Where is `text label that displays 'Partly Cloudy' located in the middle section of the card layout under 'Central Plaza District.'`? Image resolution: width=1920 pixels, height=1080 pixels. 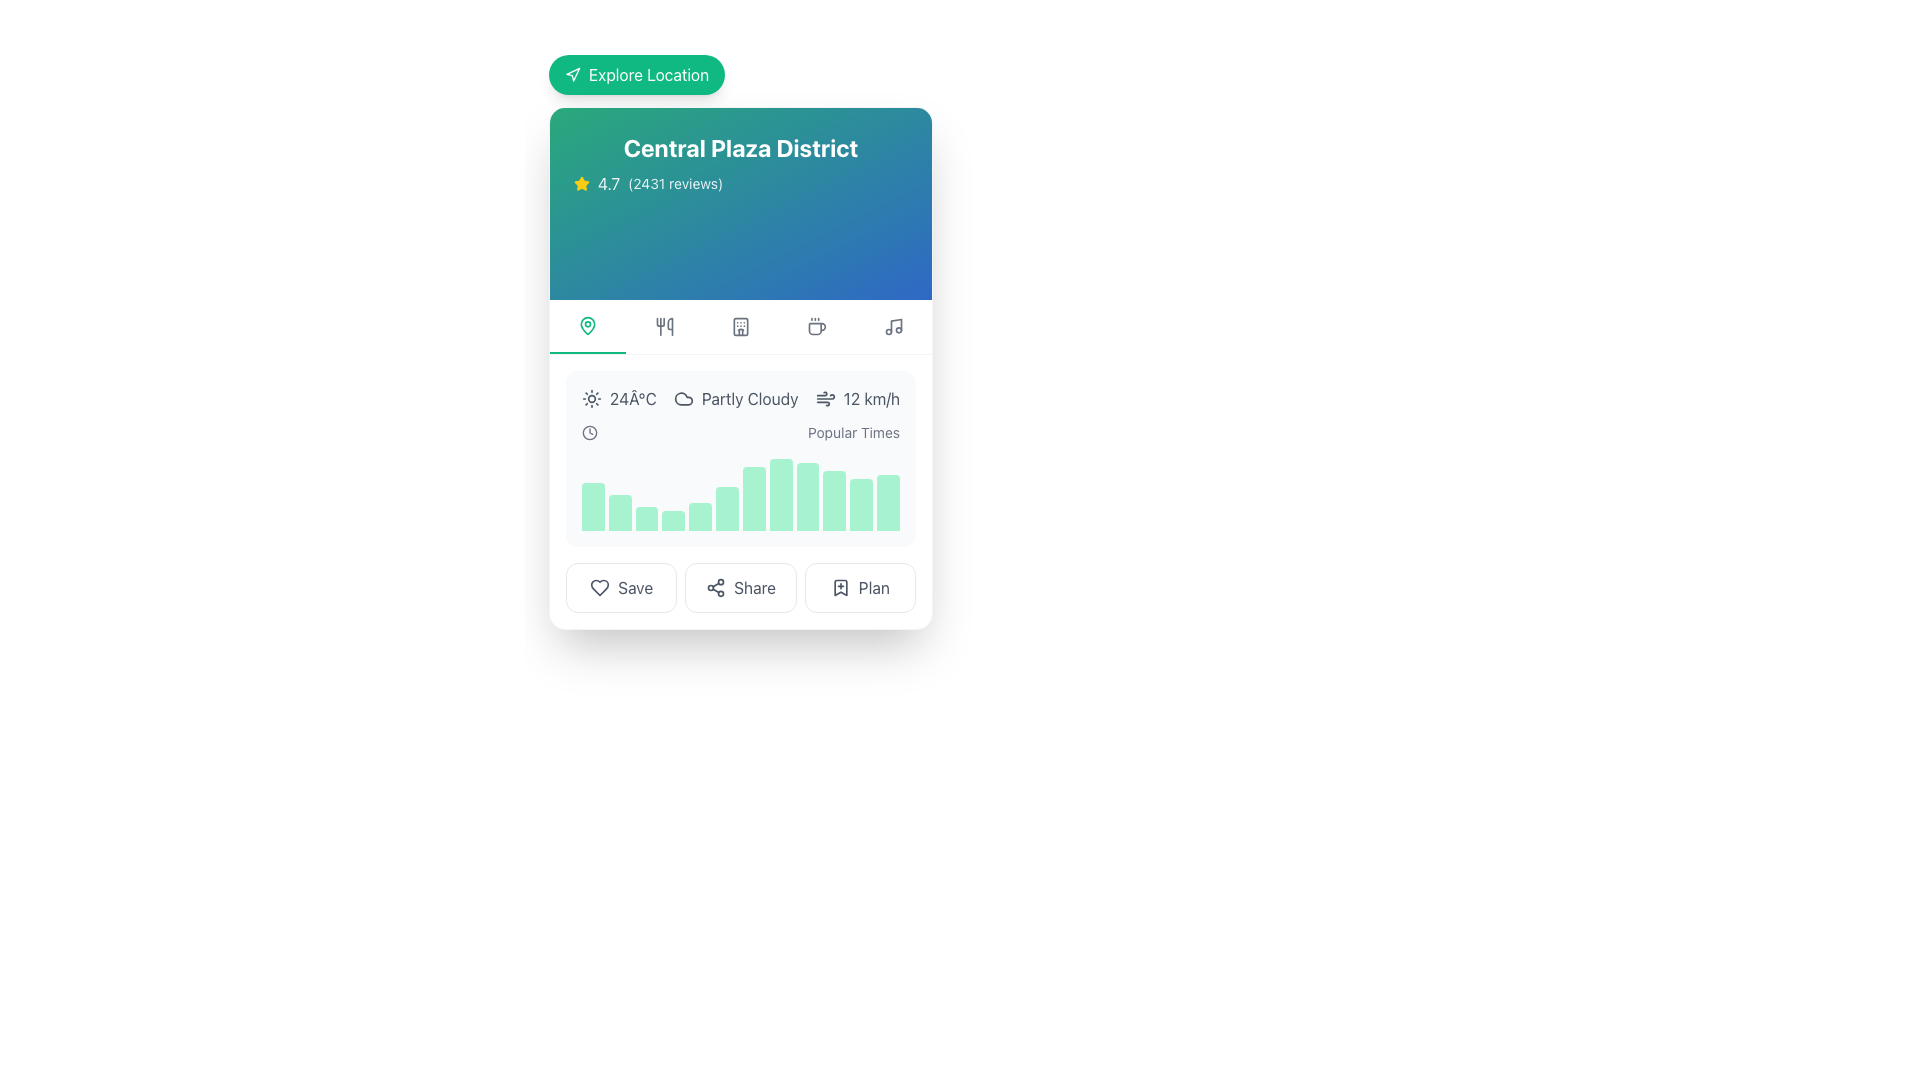 text label that displays 'Partly Cloudy' located in the middle section of the card layout under 'Central Plaza District.' is located at coordinates (749, 398).